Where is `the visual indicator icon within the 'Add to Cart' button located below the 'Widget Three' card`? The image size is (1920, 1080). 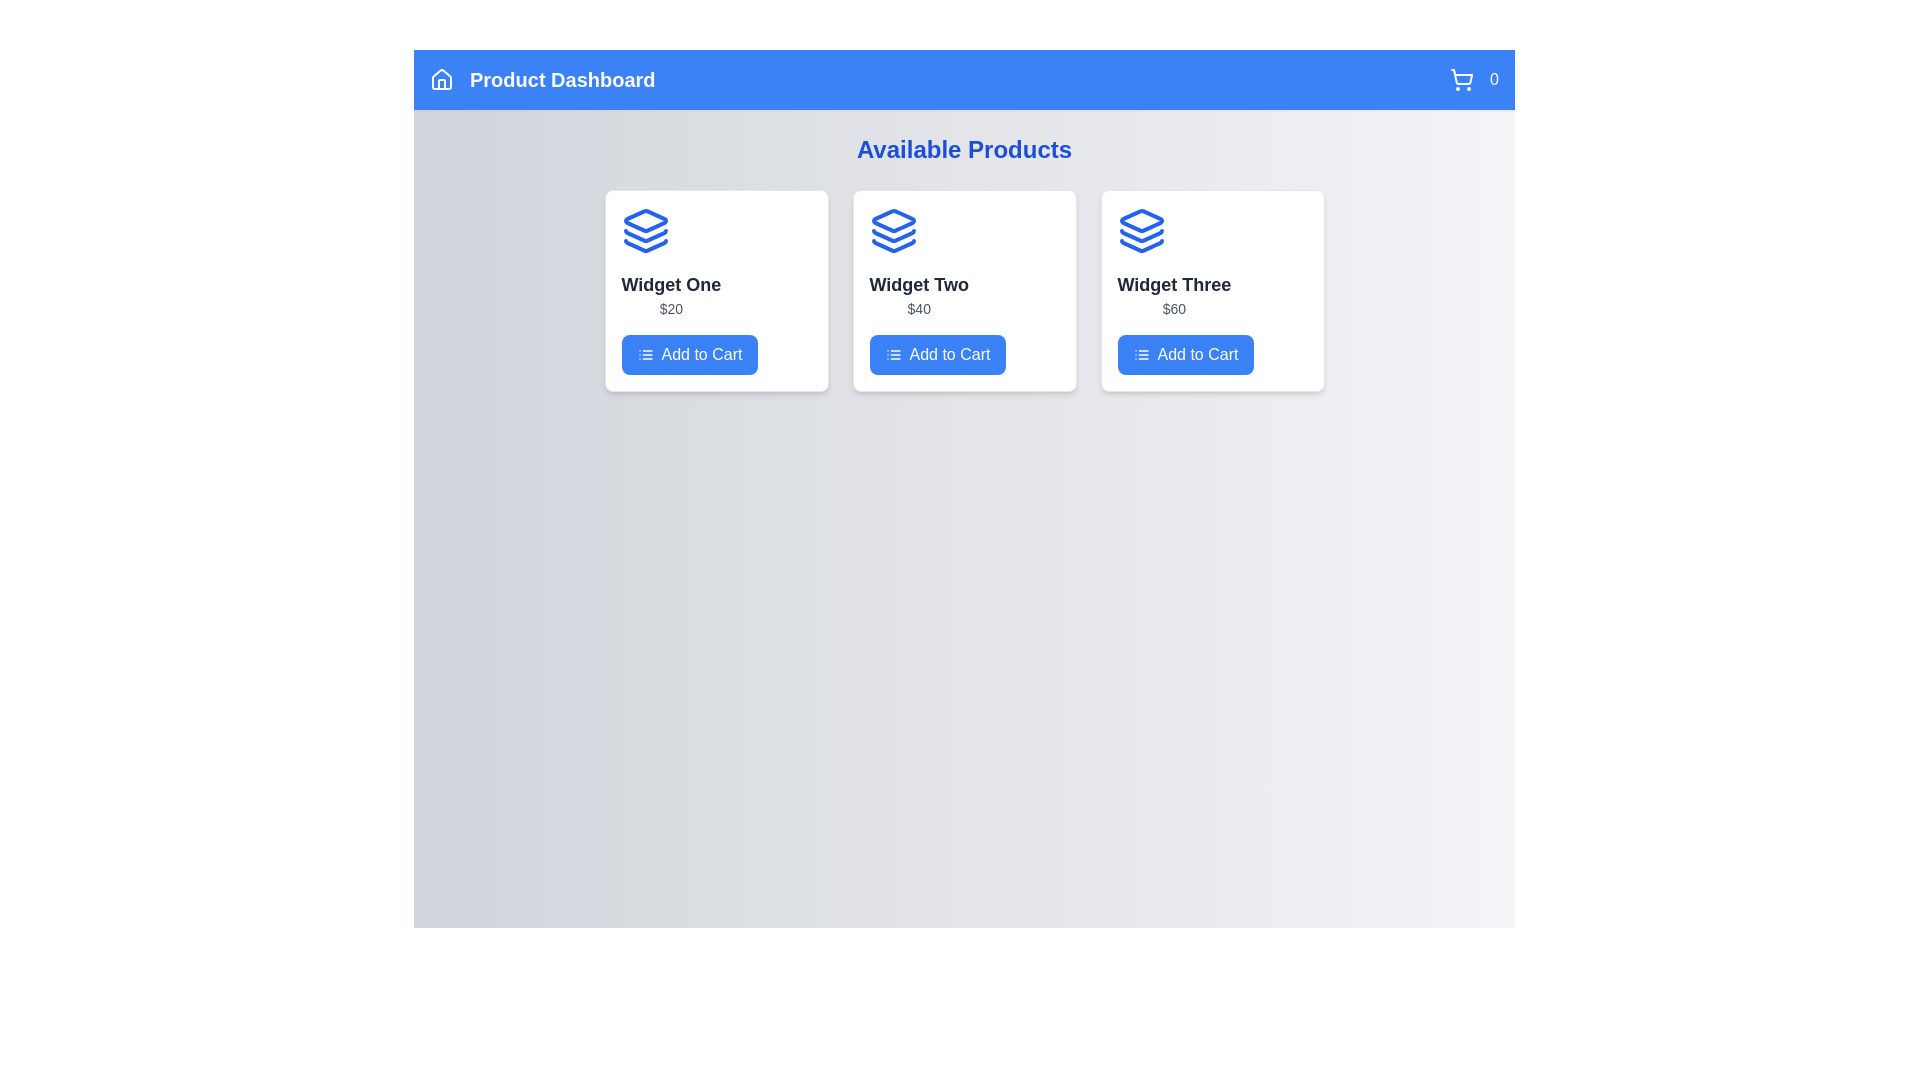 the visual indicator icon within the 'Add to Cart' button located below the 'Widget Three' card is located at coordinates (1141, 353).